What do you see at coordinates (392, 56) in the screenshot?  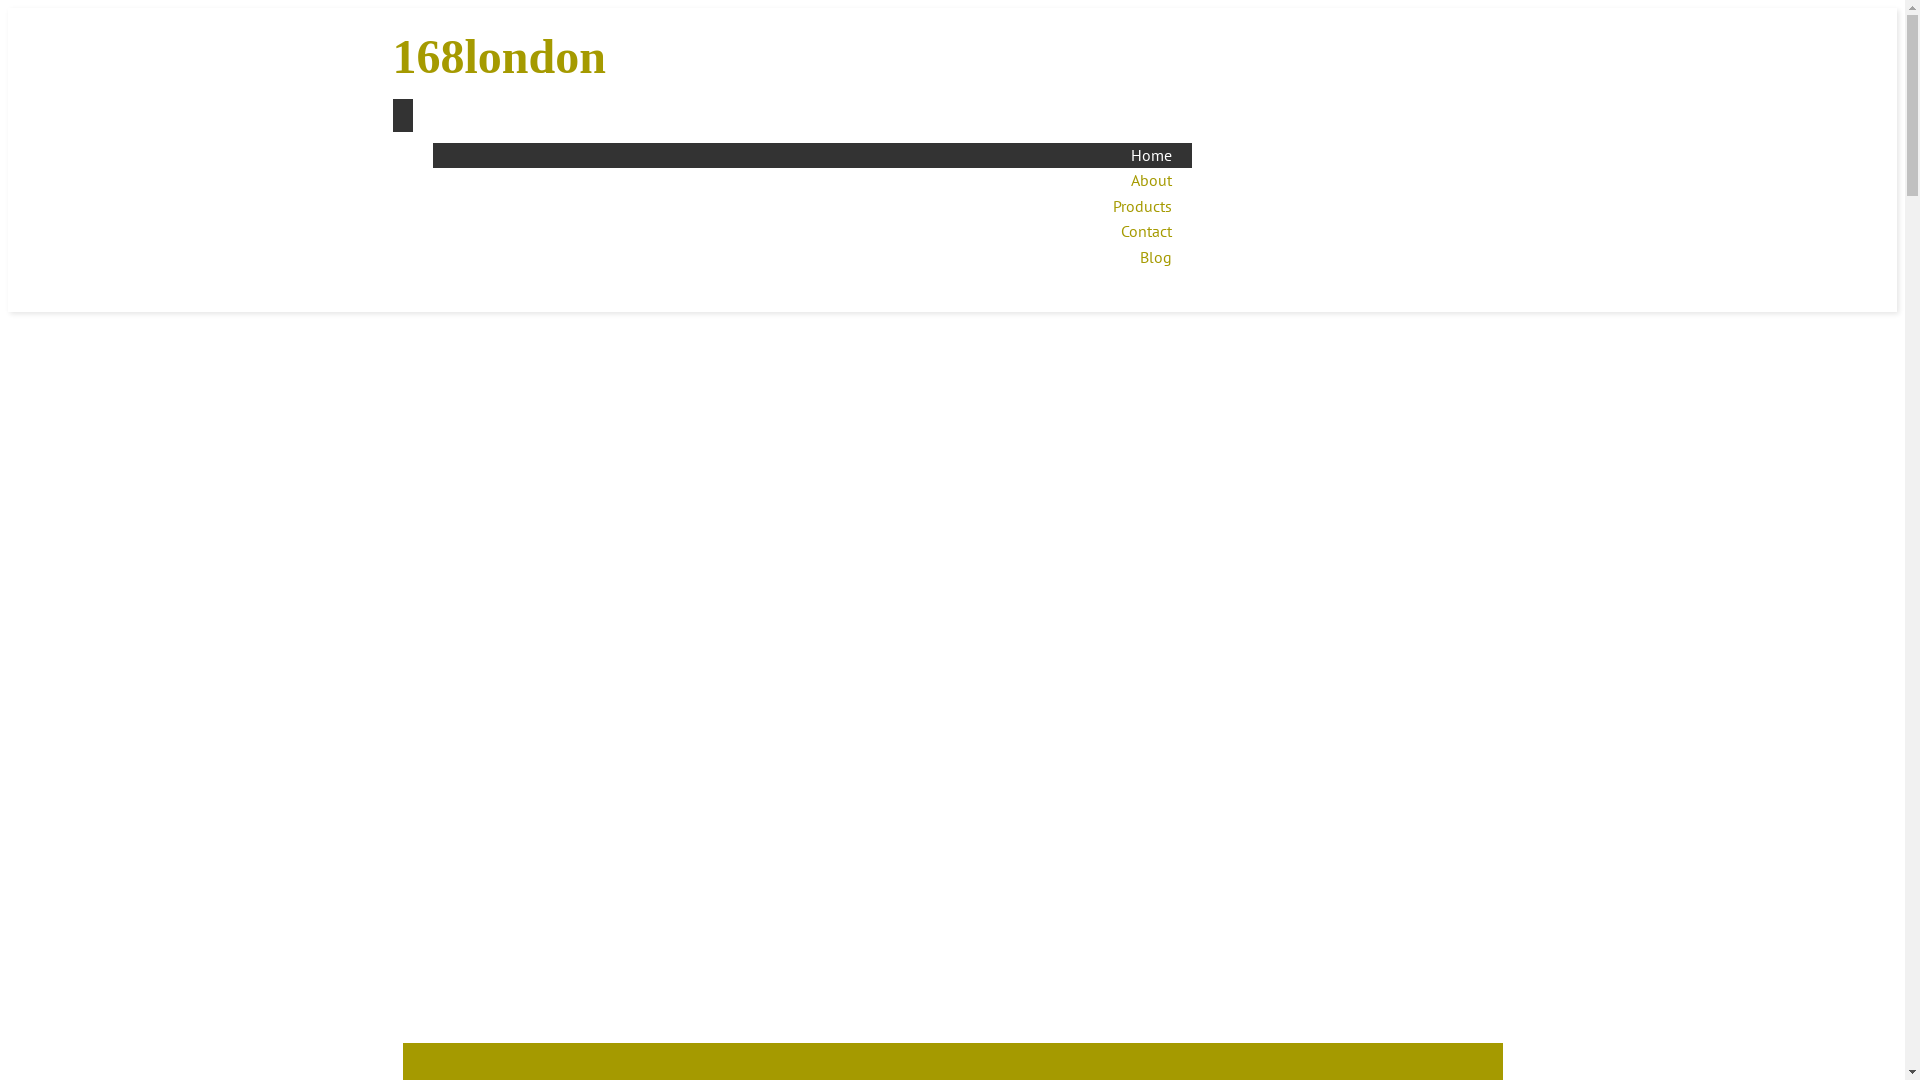 I see `'168london'` at bounding box center [392, 56].